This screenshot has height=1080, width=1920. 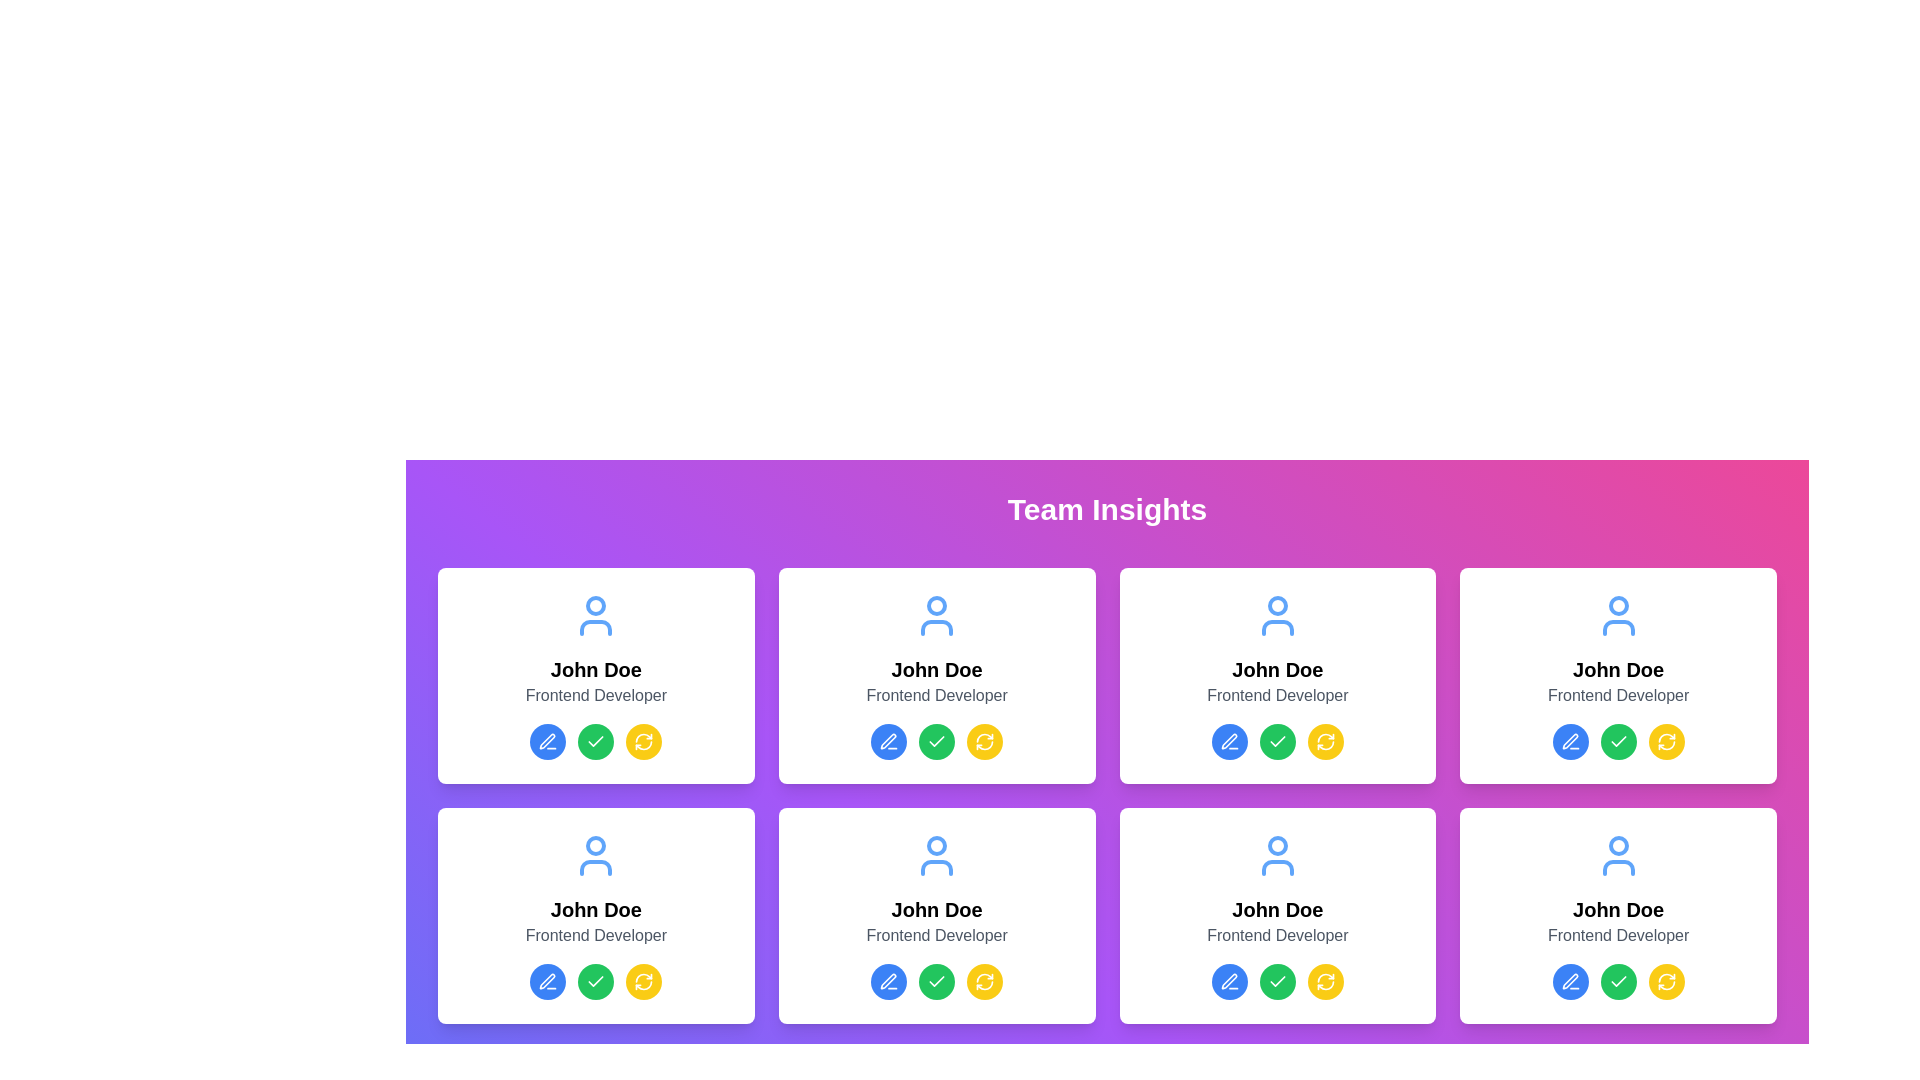 I want to click on the user avatar icon located in the card labeled 'John Doe' and 'Frontend Developer' within the 'Team Insights' section, so click(x=1276, y=855).